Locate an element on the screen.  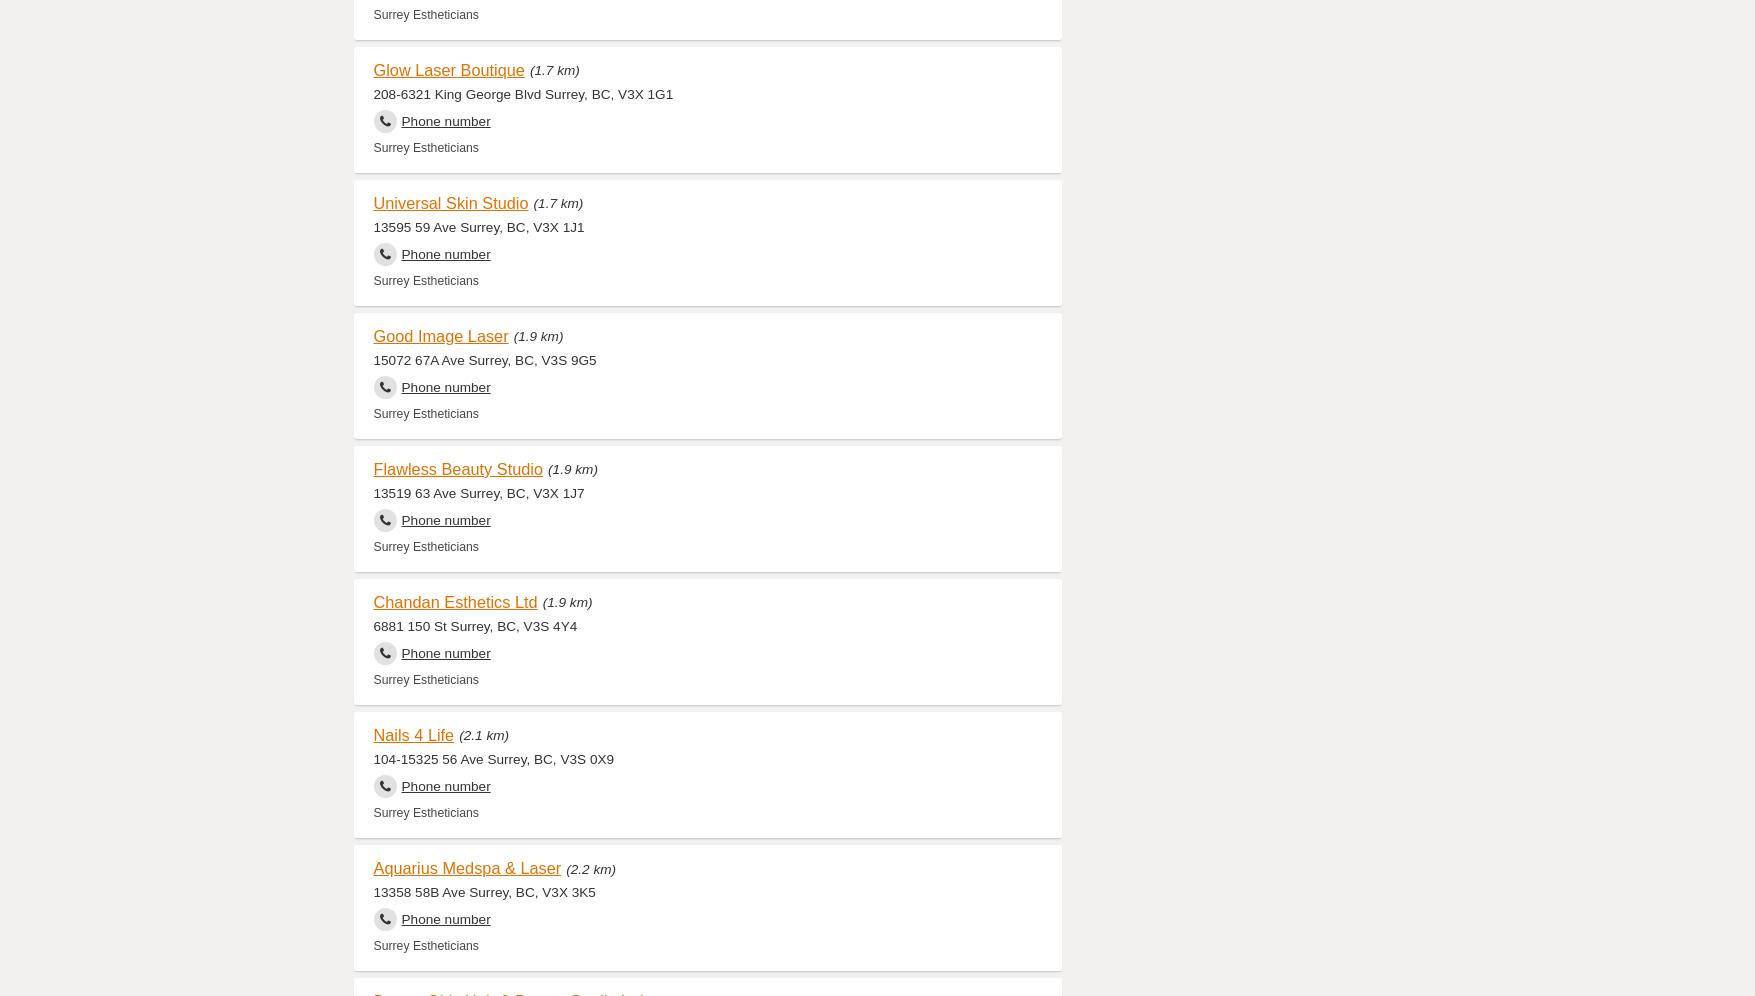
'104-15325 56 Ave Surrey, BC, V3S 0X9' is located at coordinates (492, 758).